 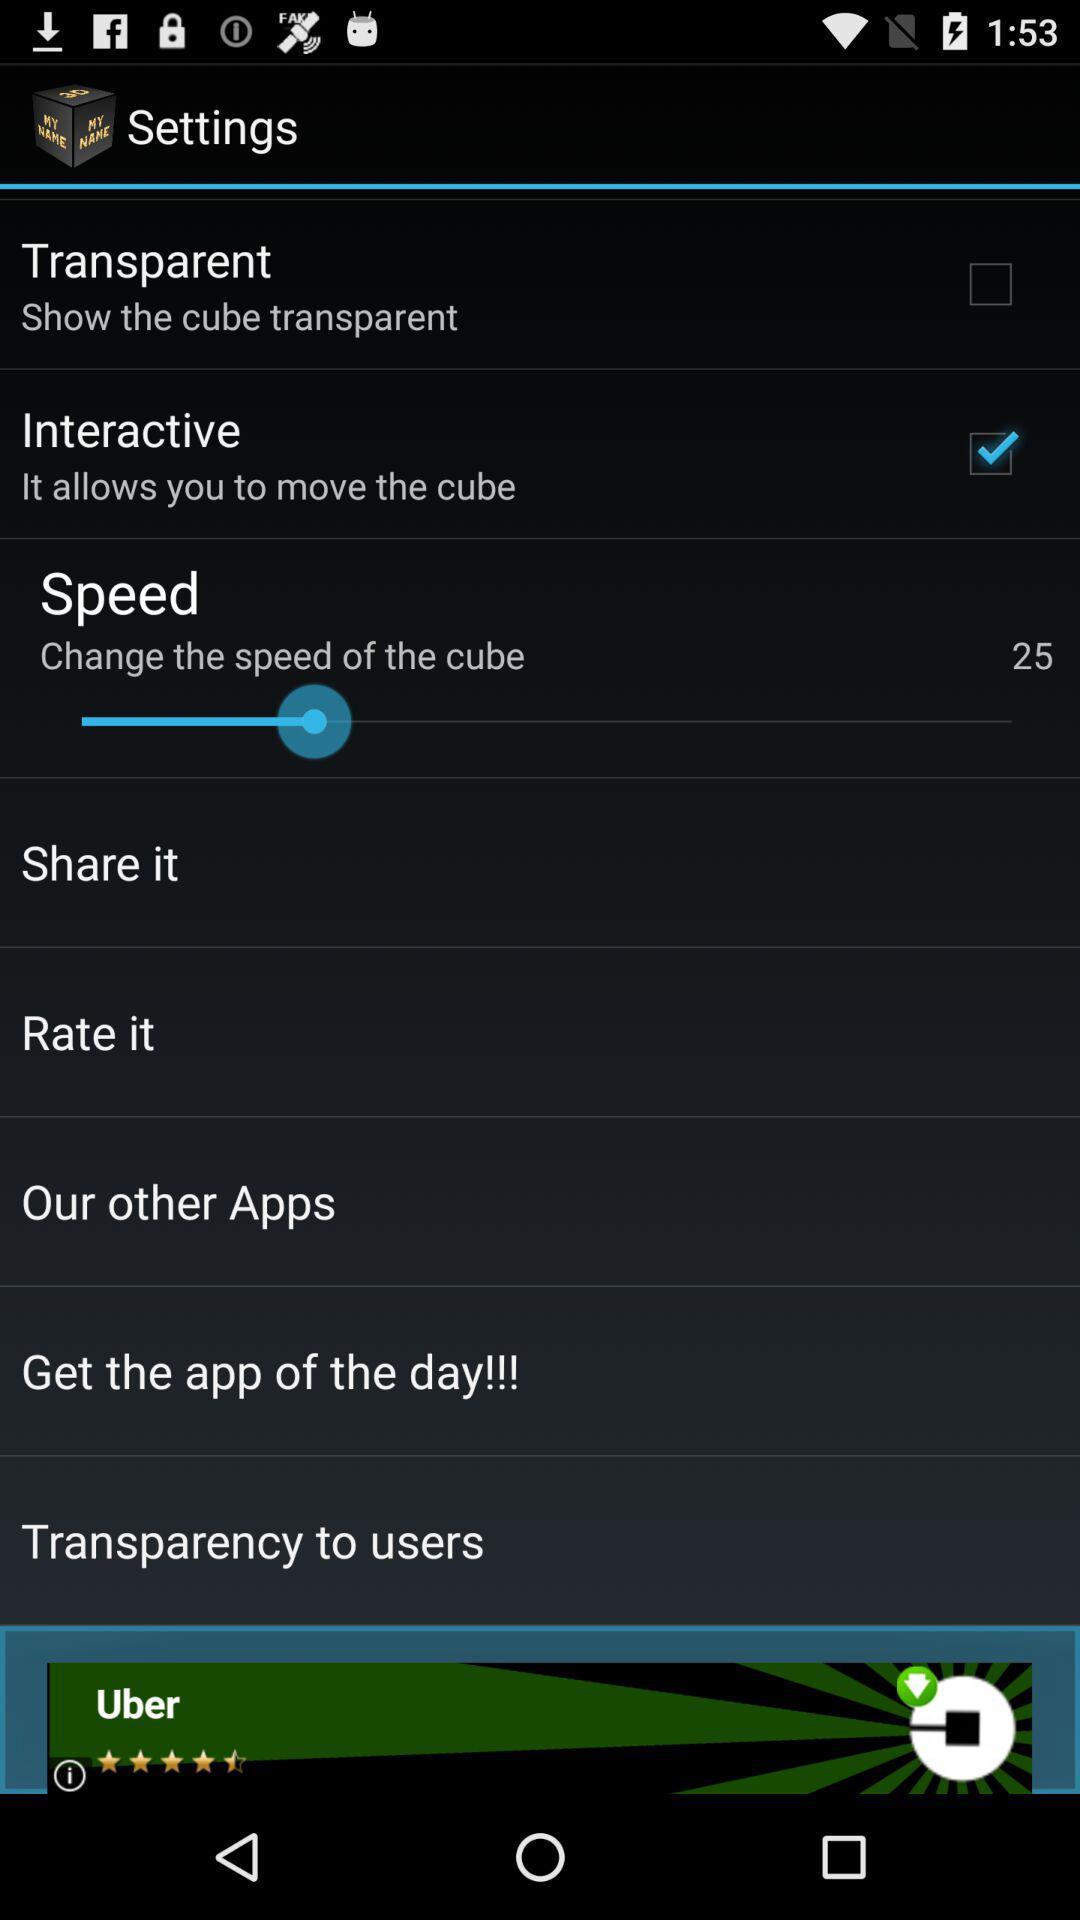 I want to click on uber app information, so click(x=538, y=1727).